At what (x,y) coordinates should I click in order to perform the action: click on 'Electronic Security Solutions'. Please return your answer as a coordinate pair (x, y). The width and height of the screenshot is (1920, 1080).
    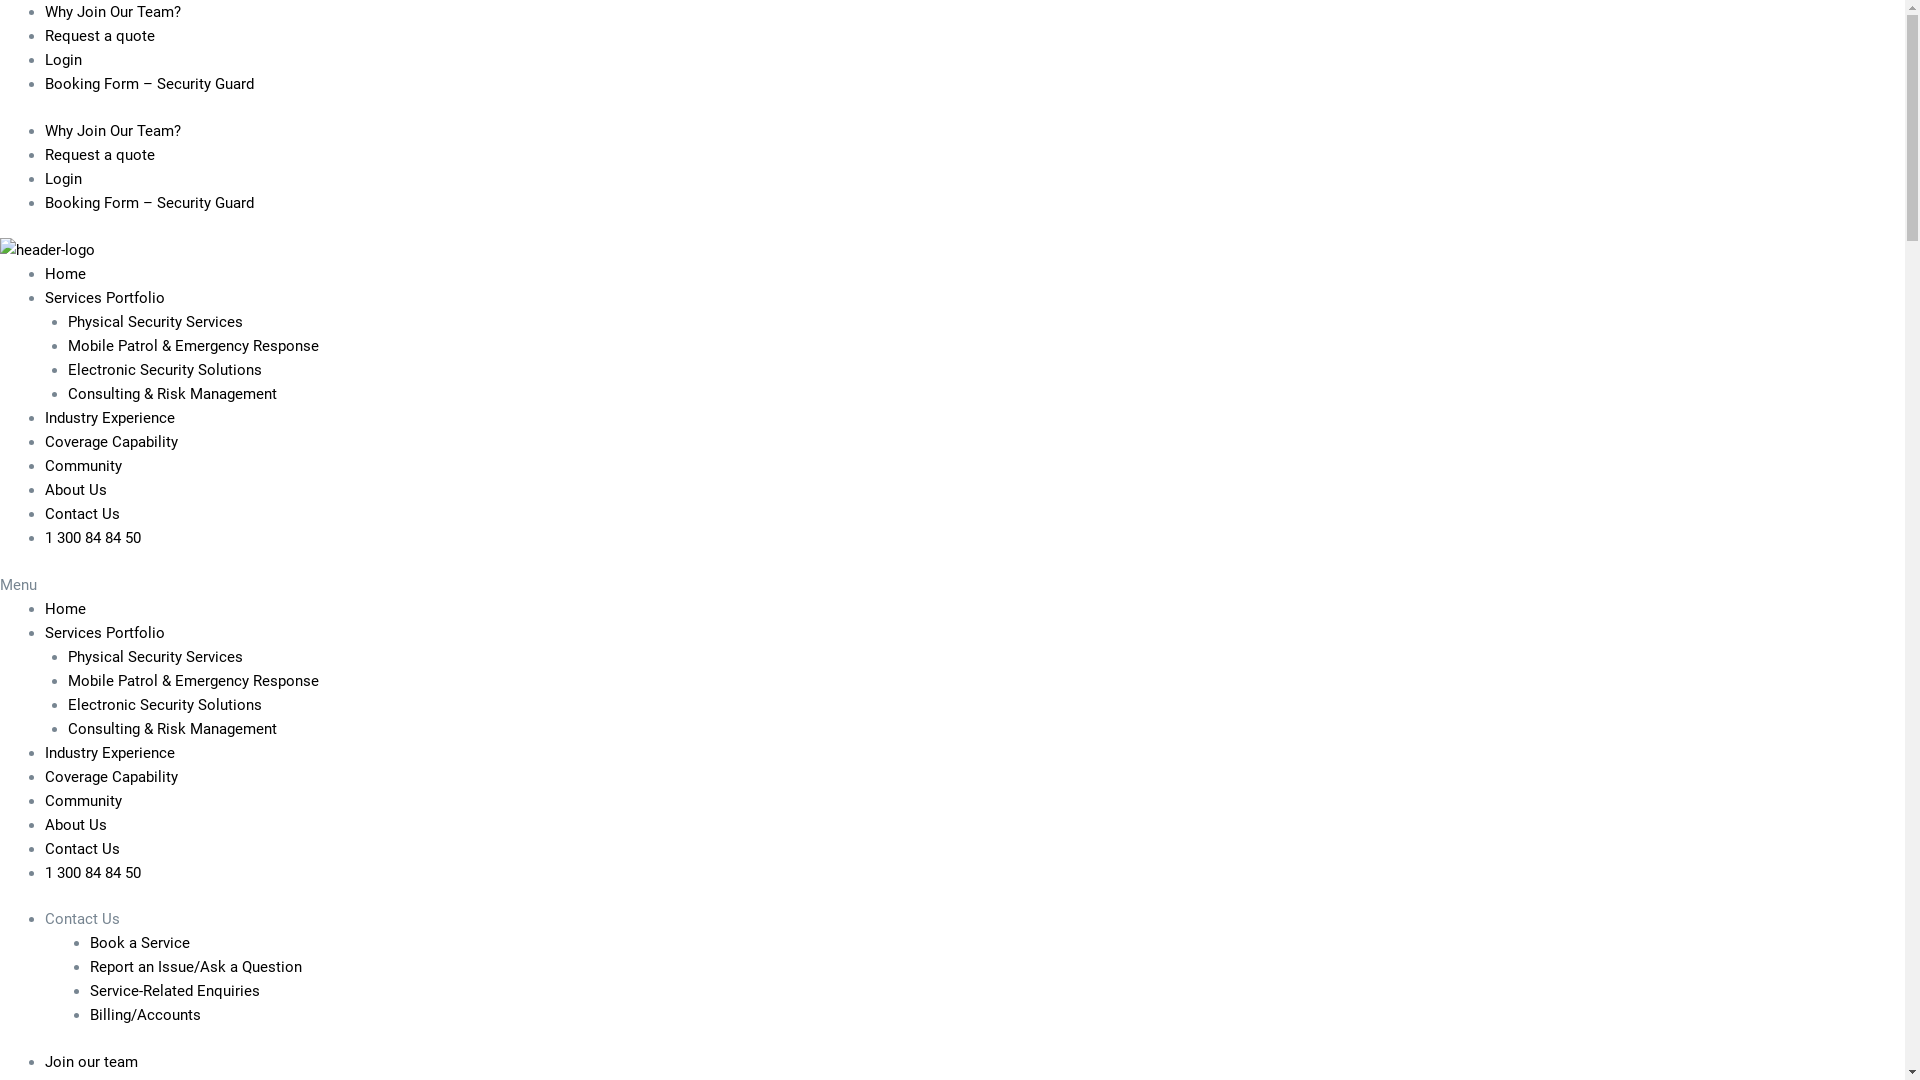
    Looking at the image, I should click on (67, 370).